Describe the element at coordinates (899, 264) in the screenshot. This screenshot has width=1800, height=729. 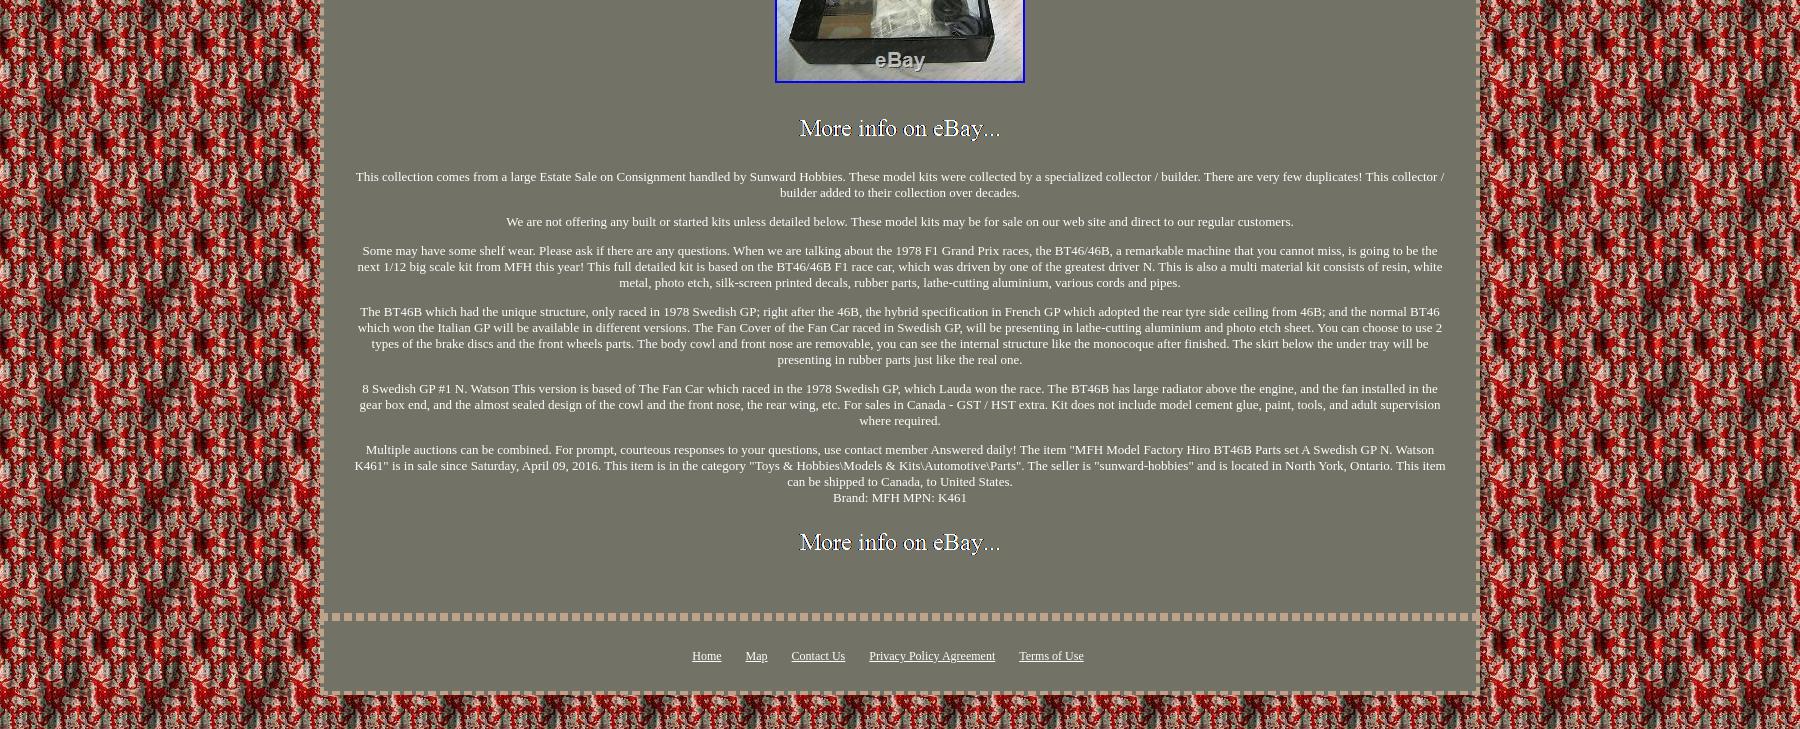
I see `'Some may have some shelf wear. Please ask if there are any questions. When we are talking about the 1978 F1 Grand Prix races, the BT46/46B, a remarkable machine that you cannot miss, is going to be the next 1/12 big scale kit from MFH this year! This full detailed kit is based on the BT46/46B F1 race car, which was driven by one of the greatest driver N. This is also a multi material kit consists of resin, white metal, photo etch, silk-screen printed decals, rubber parts, lathe-cutting aluminium, various cords and pipes.'` at that location.